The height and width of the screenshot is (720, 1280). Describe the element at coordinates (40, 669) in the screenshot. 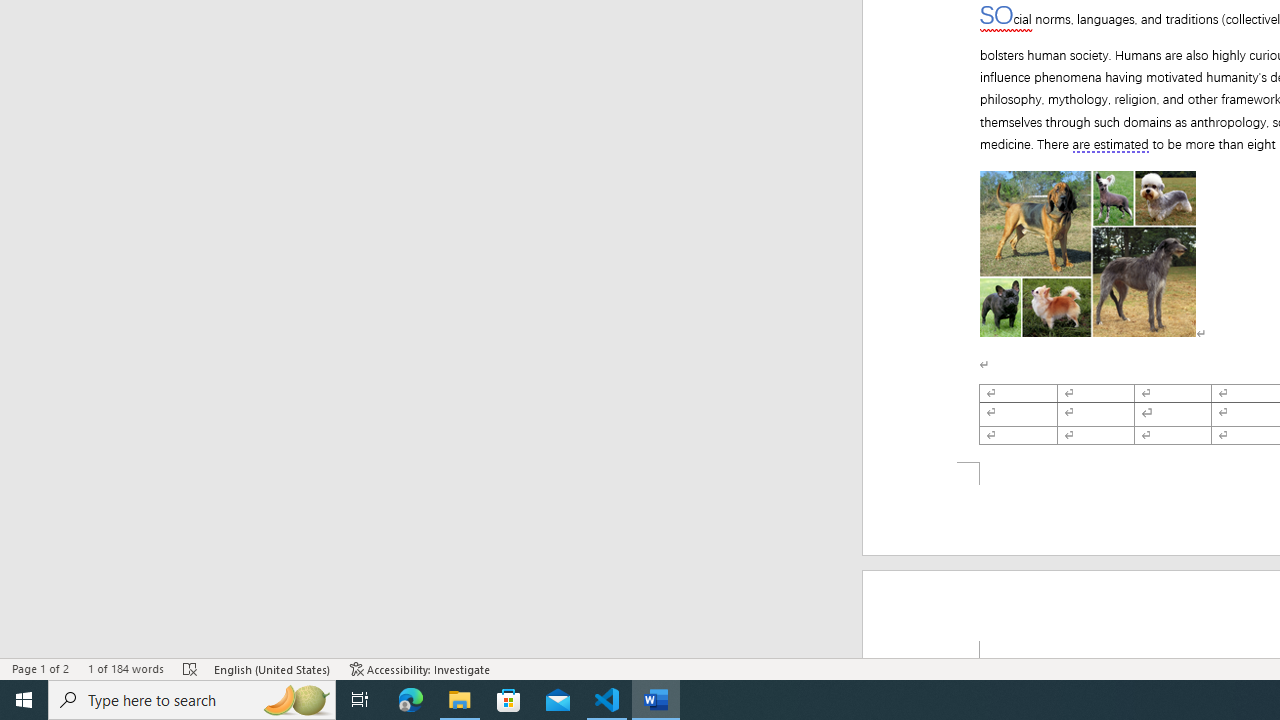

I see `'Page Number Page 1 of 2'` at that location.